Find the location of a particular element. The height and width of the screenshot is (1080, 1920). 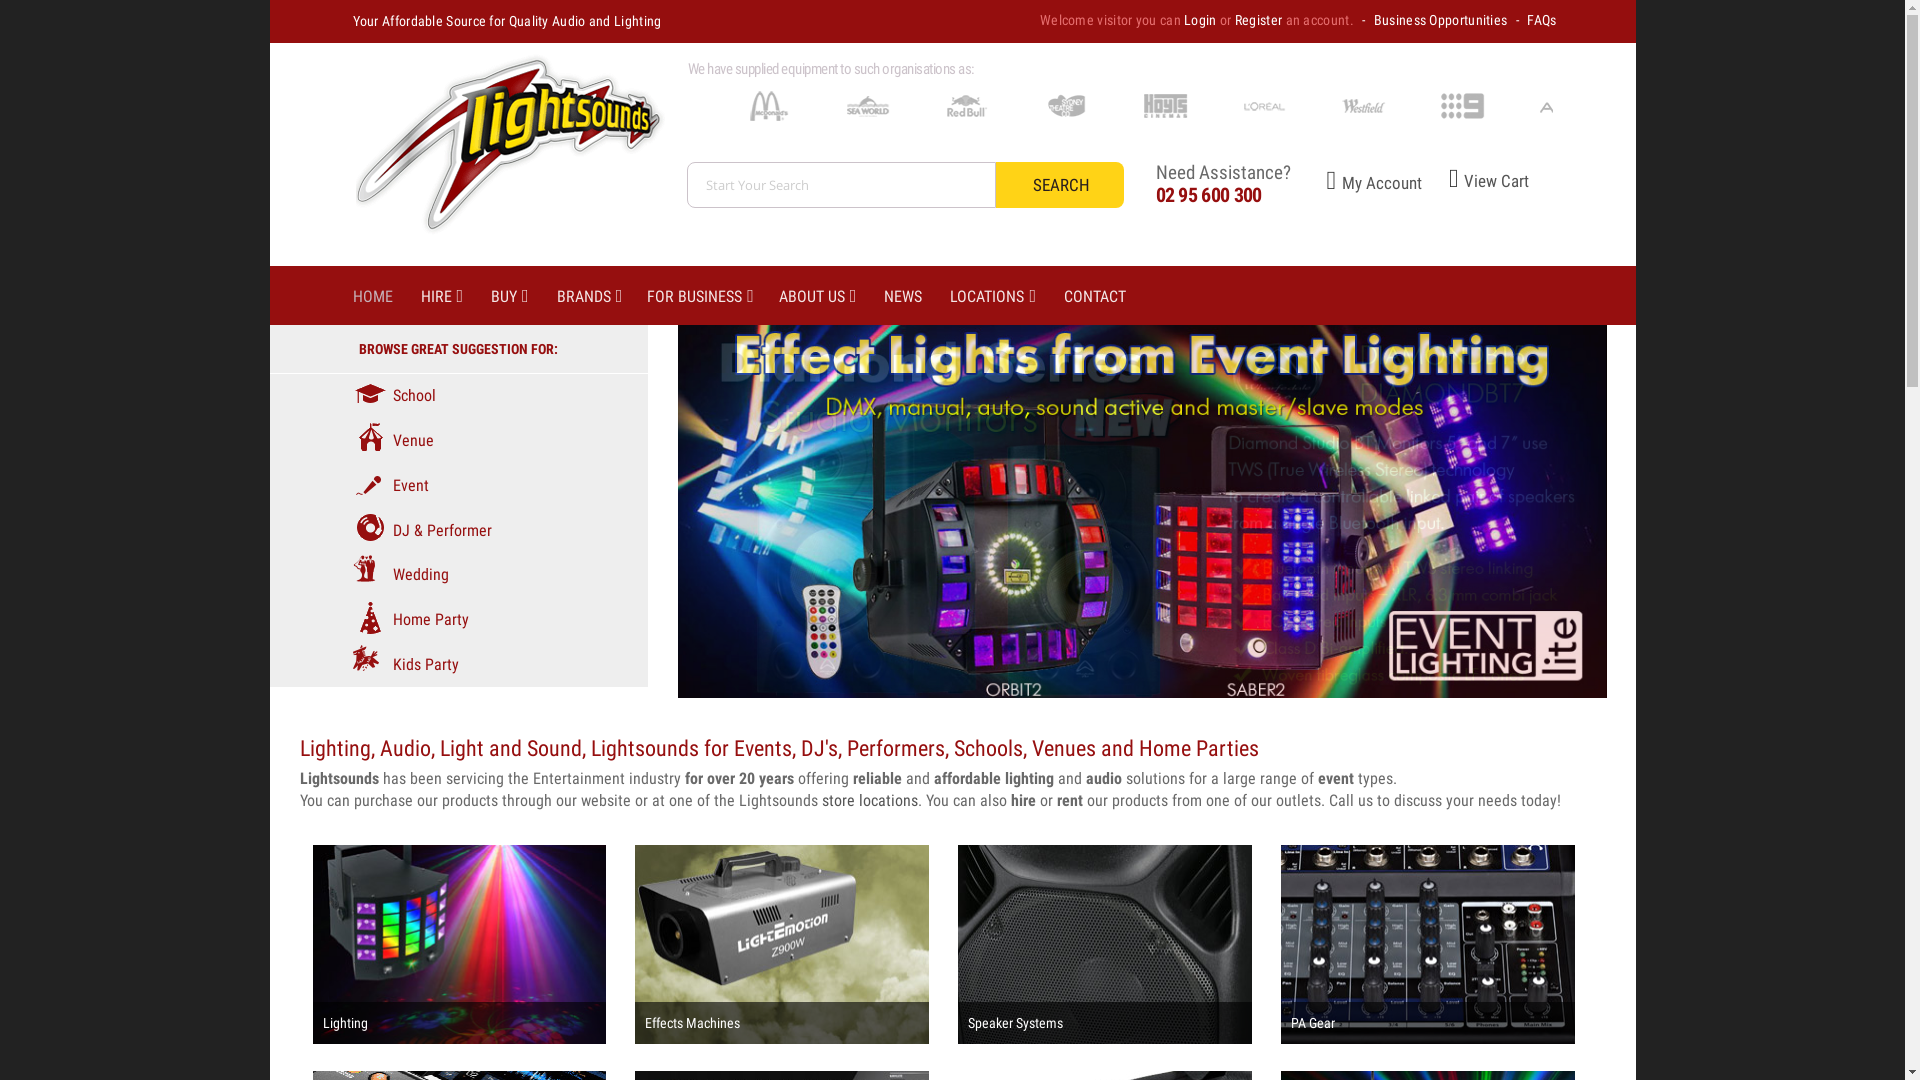

'Lightsounds' is located at coordinates (502, 153).